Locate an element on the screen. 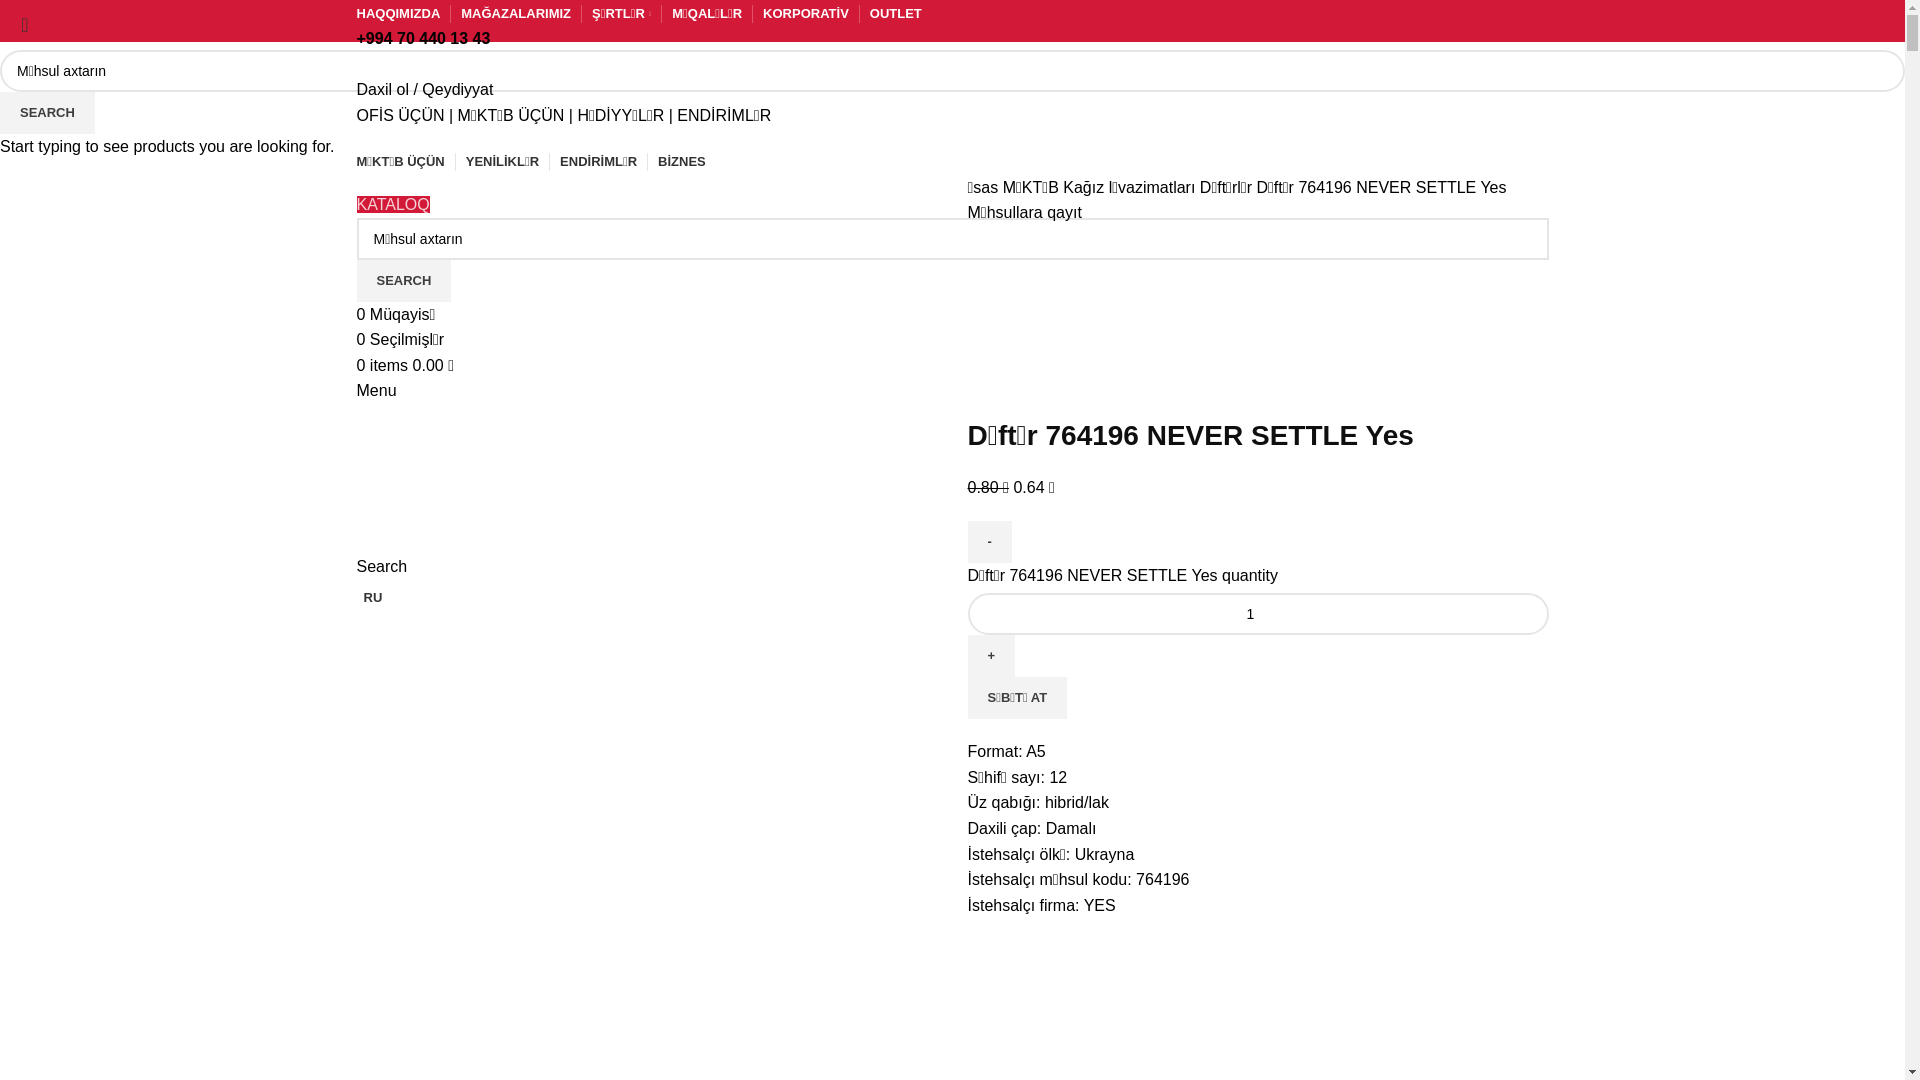  'BIZNES' is located at coordinates (681, 161).